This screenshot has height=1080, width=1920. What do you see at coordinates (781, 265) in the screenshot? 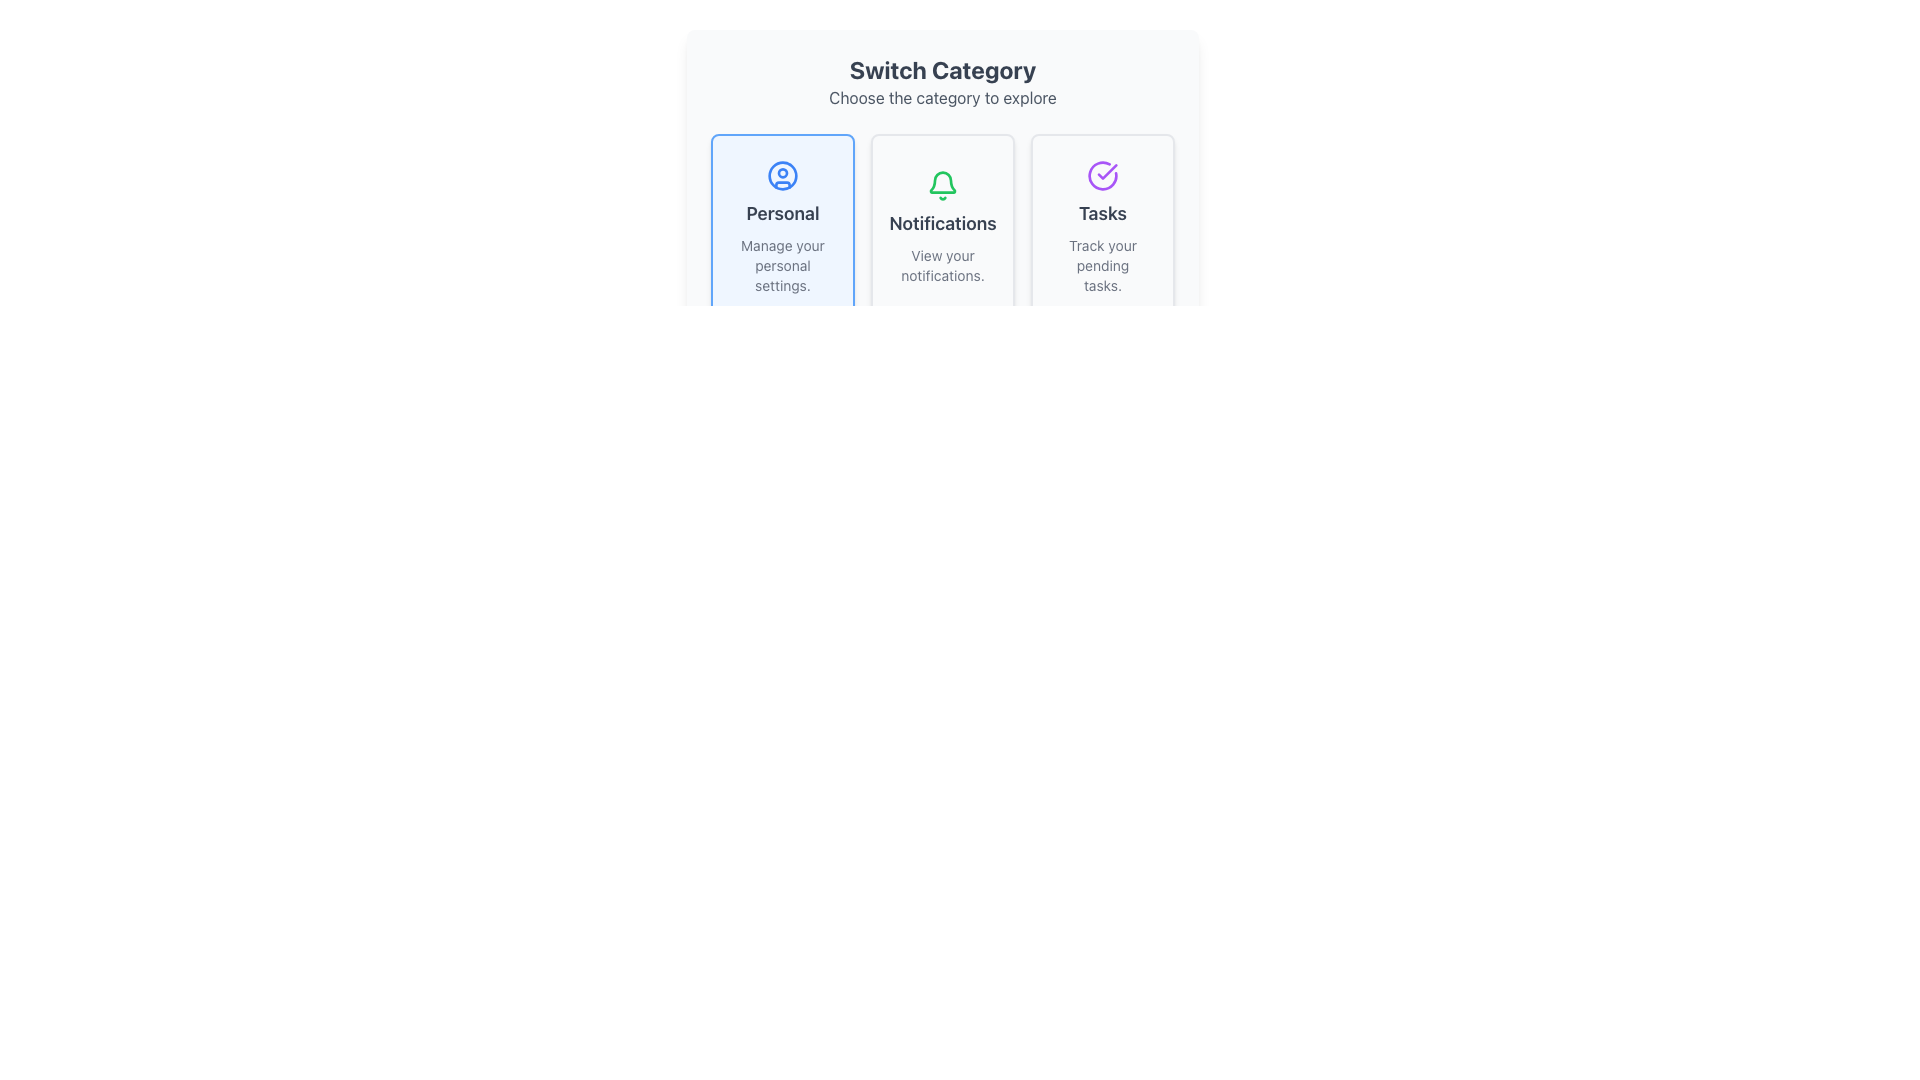
I see `the informative text label located at the bottom of the 'Personal' option box, directly beneath the 'Personal' heading` at bounding box center [781, 265].